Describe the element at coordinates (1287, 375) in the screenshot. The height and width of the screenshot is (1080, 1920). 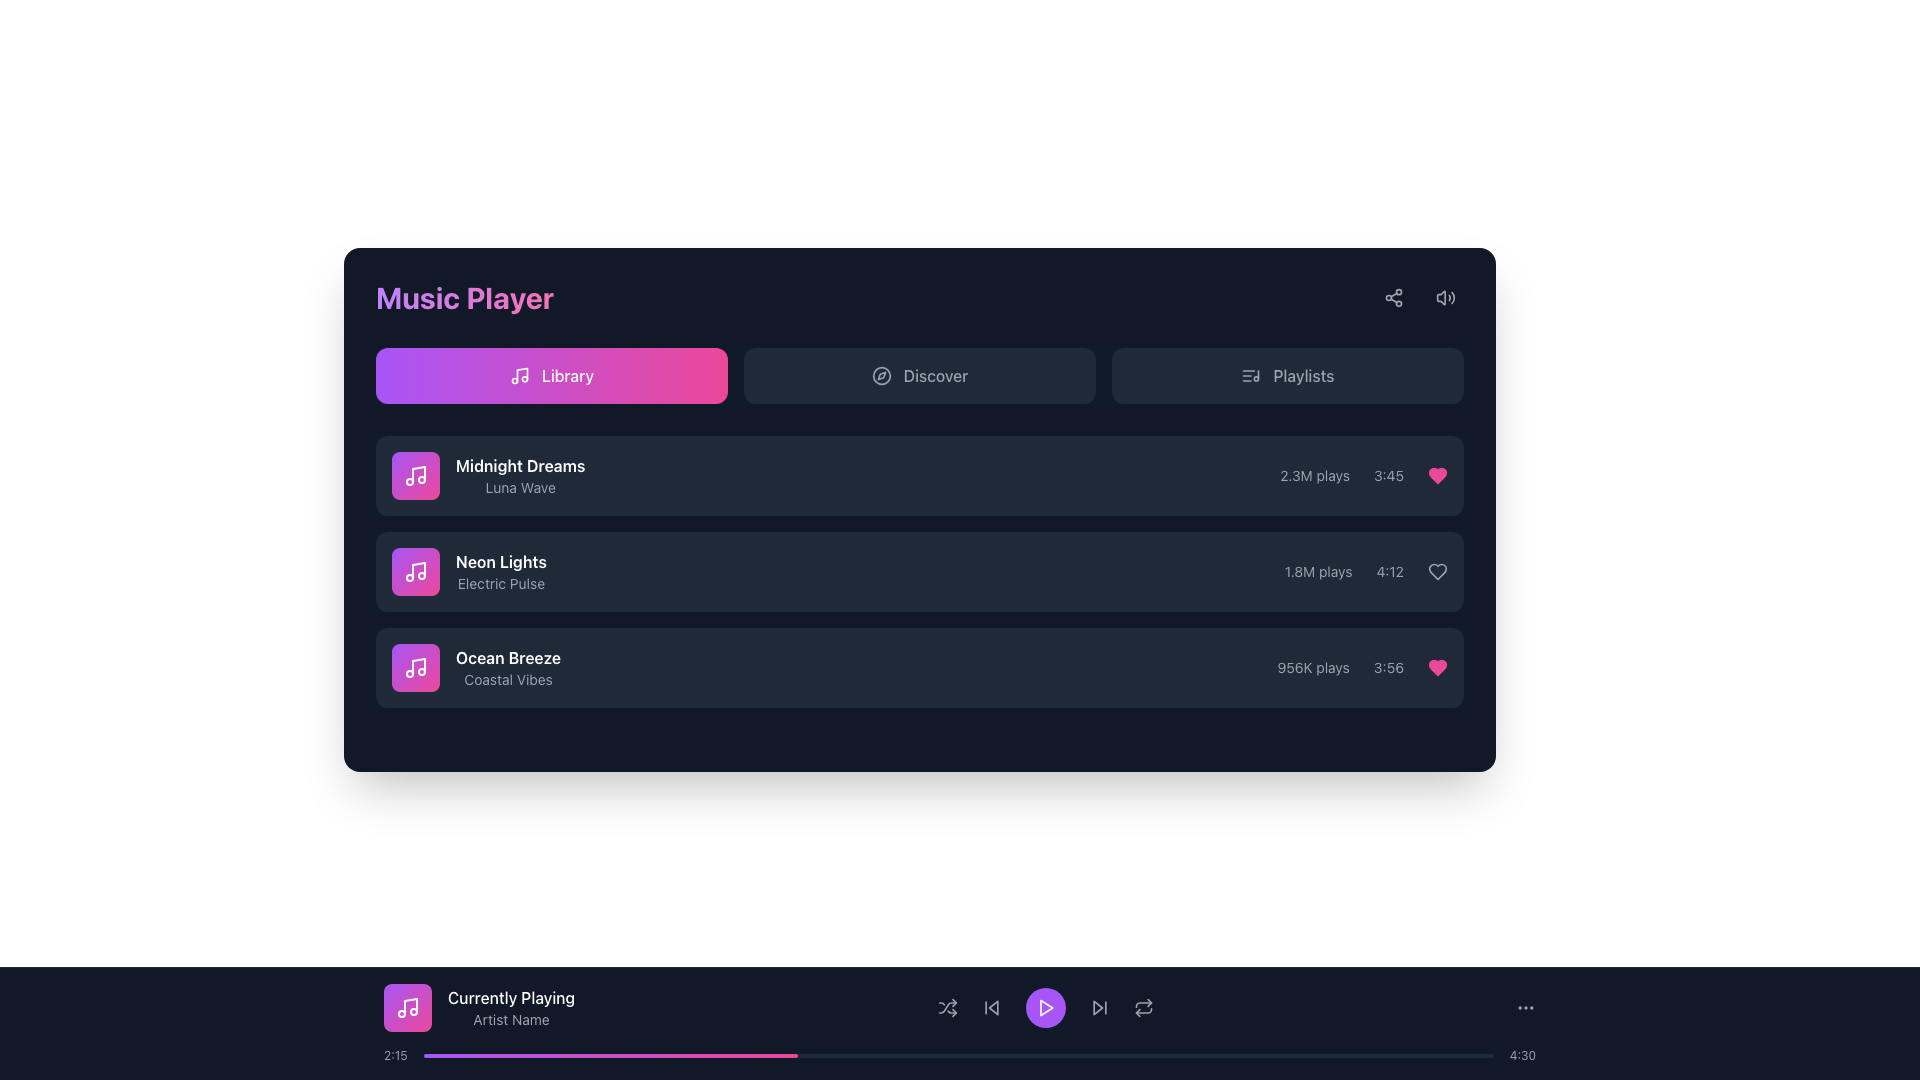
I see `the 'Playlists' button, which has a dark gray background and contains an icon of horizontal lines with a musical note` at that location.